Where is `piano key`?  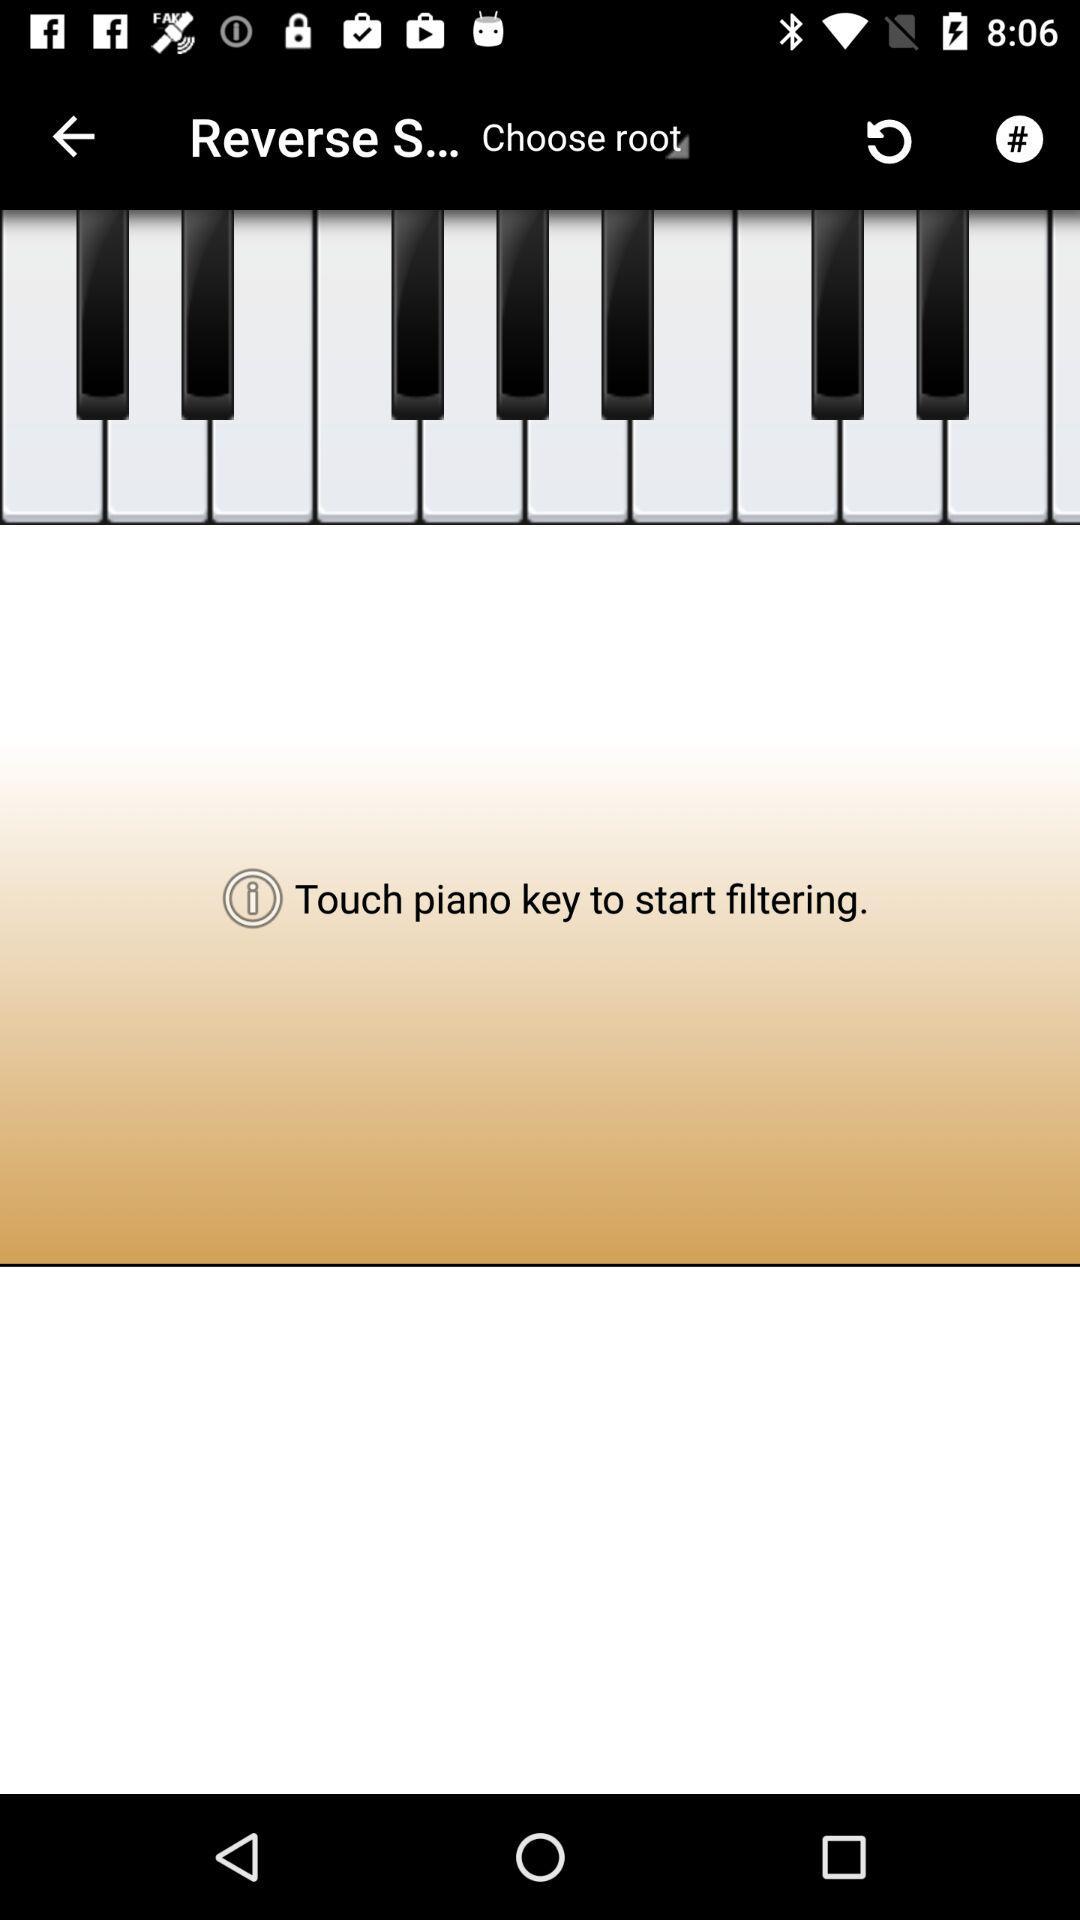 piano key is located at coordinates (207, 314).